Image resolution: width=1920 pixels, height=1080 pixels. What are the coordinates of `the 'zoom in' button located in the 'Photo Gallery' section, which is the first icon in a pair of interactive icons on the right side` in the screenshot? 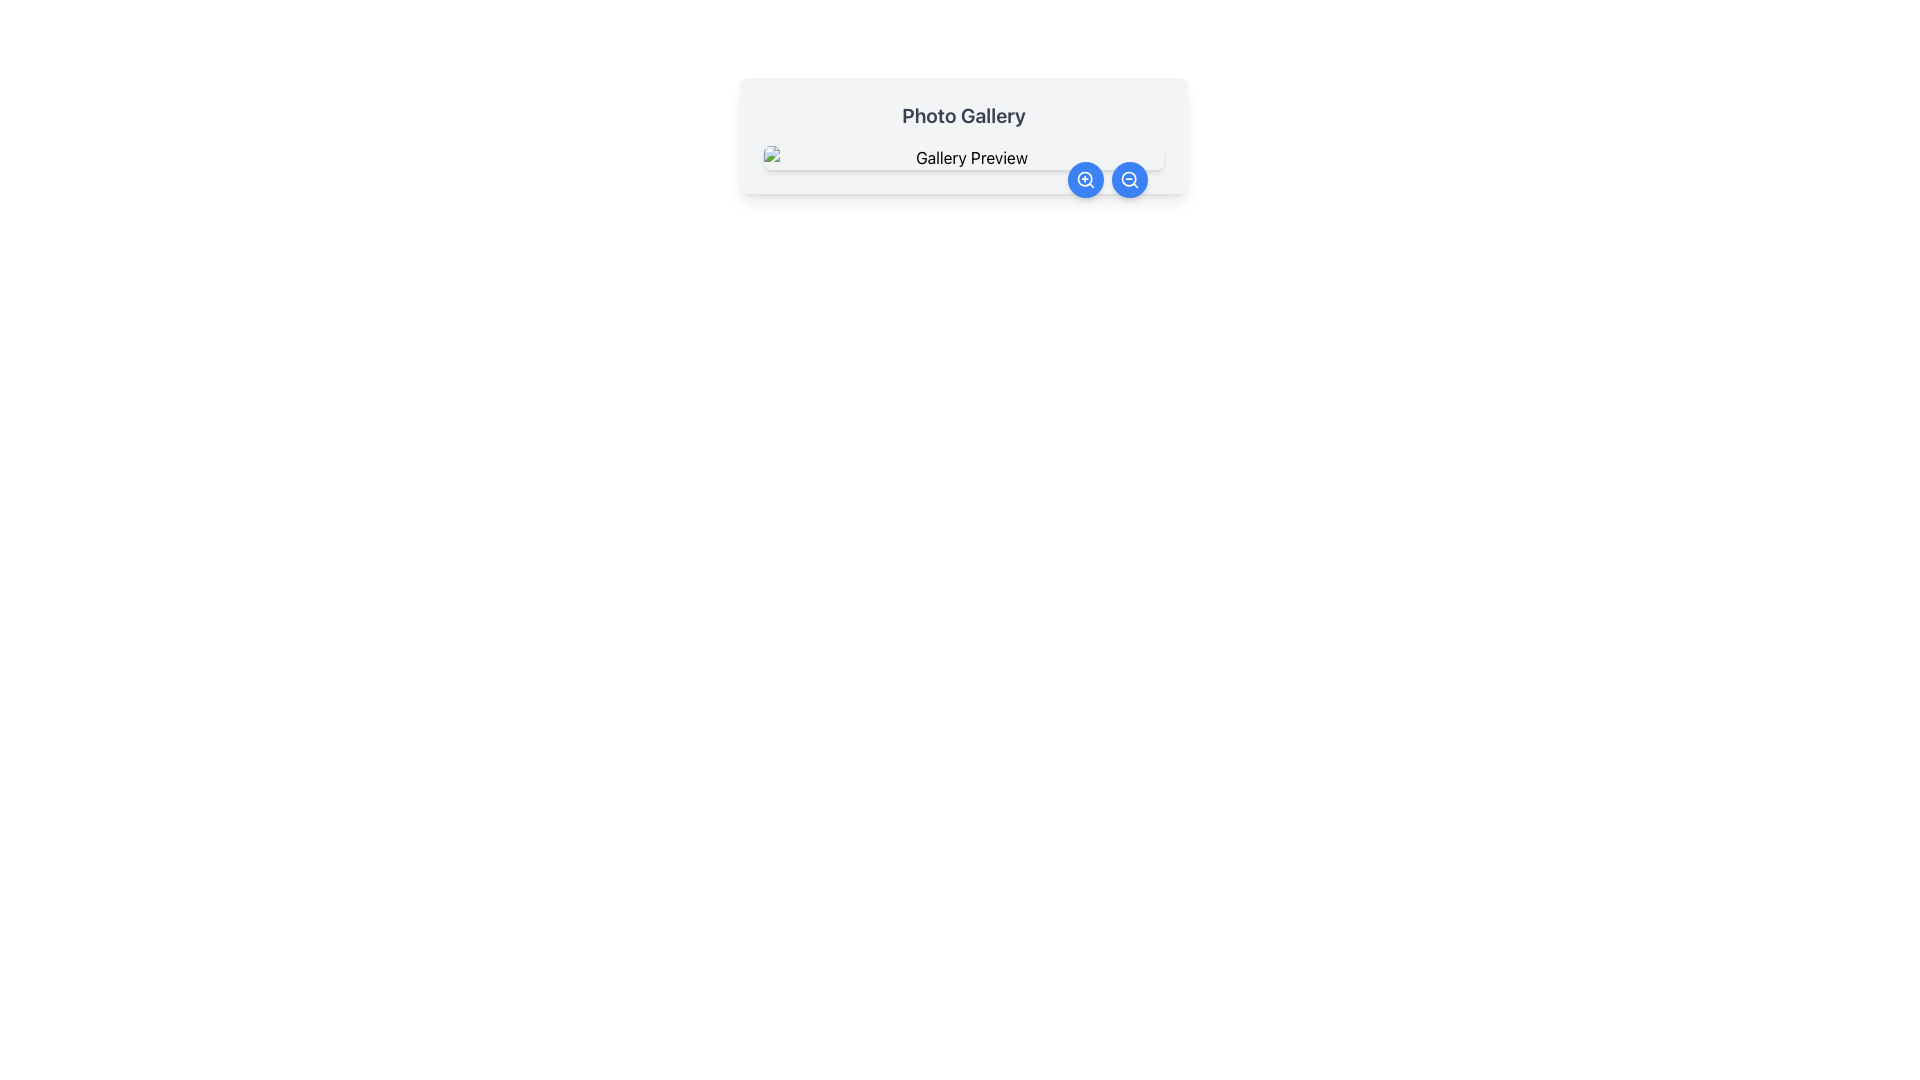 It's located at (1084, 180).